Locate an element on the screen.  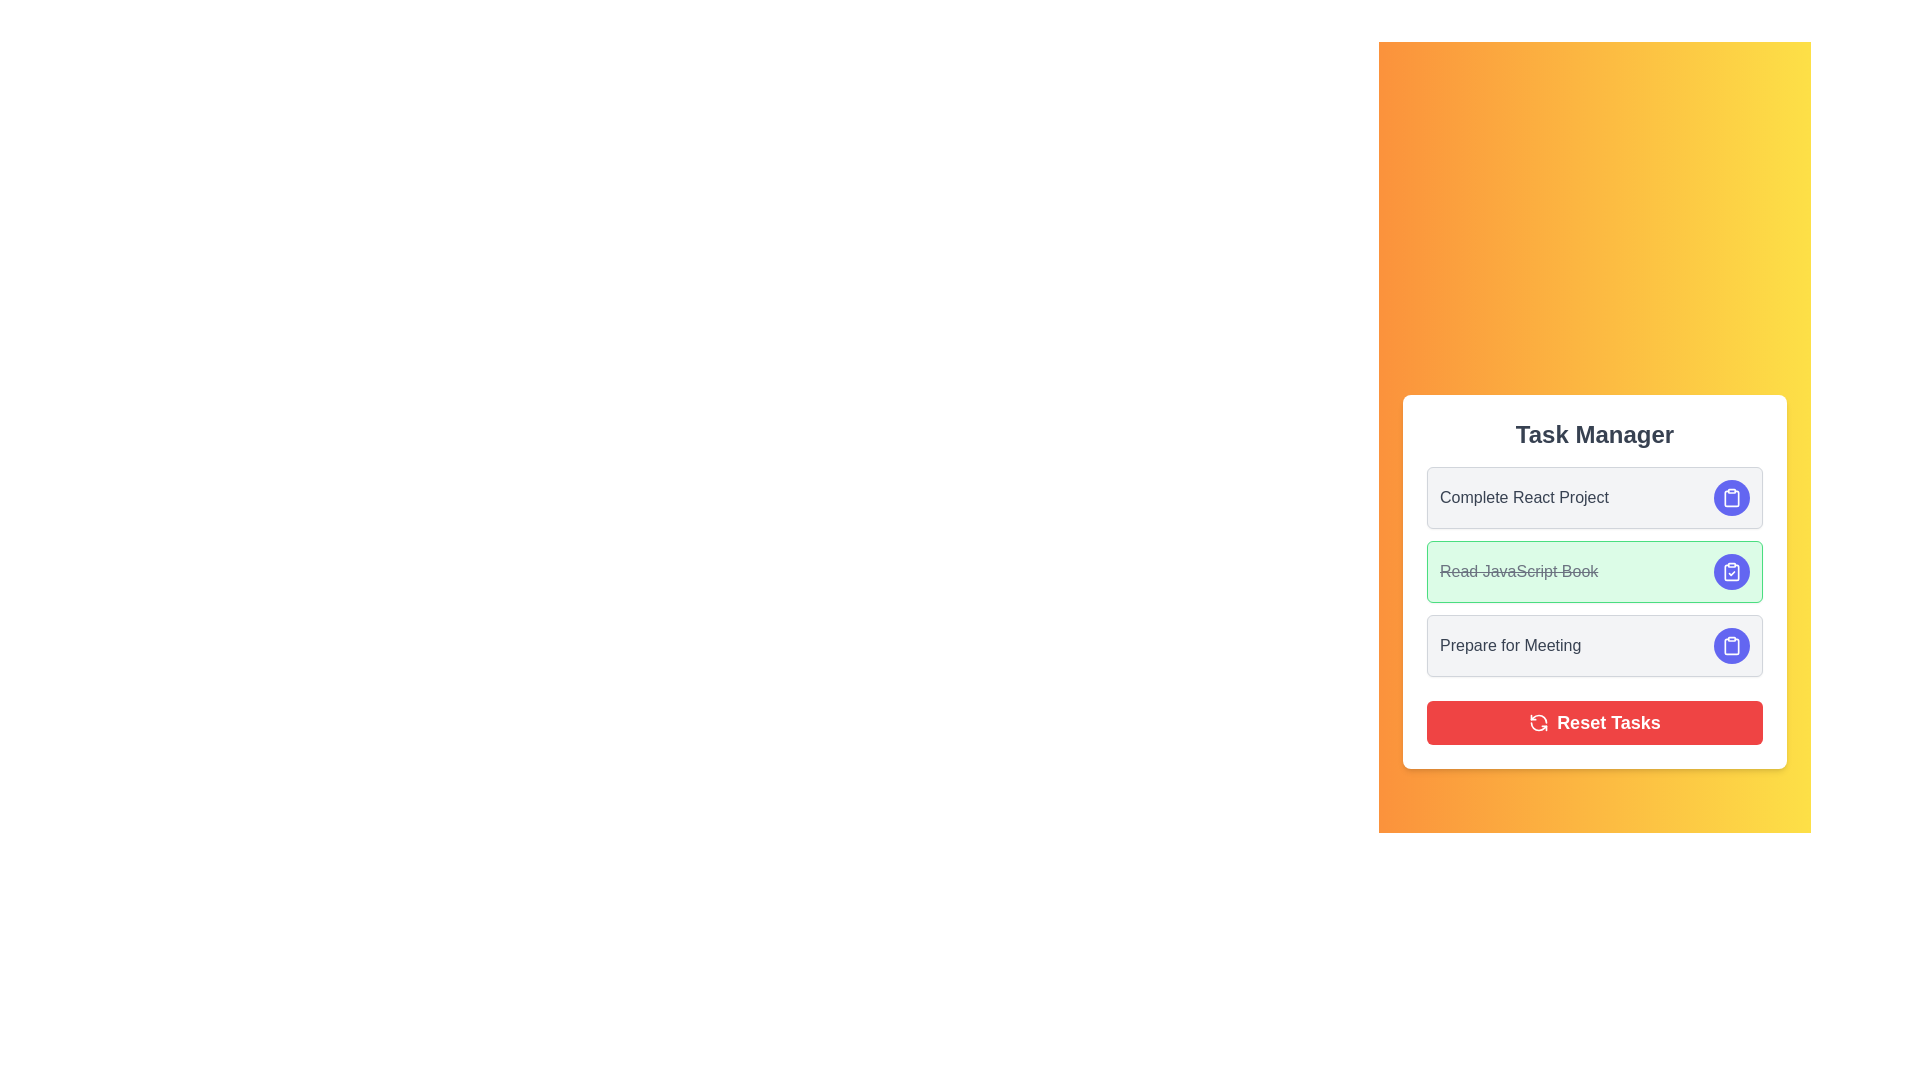
the third segment of the SVG refresh icon, which features a stroke-based design with rounded line caps and is located in the upper-right portion of the card interface is located at coordinates (1538, 726).